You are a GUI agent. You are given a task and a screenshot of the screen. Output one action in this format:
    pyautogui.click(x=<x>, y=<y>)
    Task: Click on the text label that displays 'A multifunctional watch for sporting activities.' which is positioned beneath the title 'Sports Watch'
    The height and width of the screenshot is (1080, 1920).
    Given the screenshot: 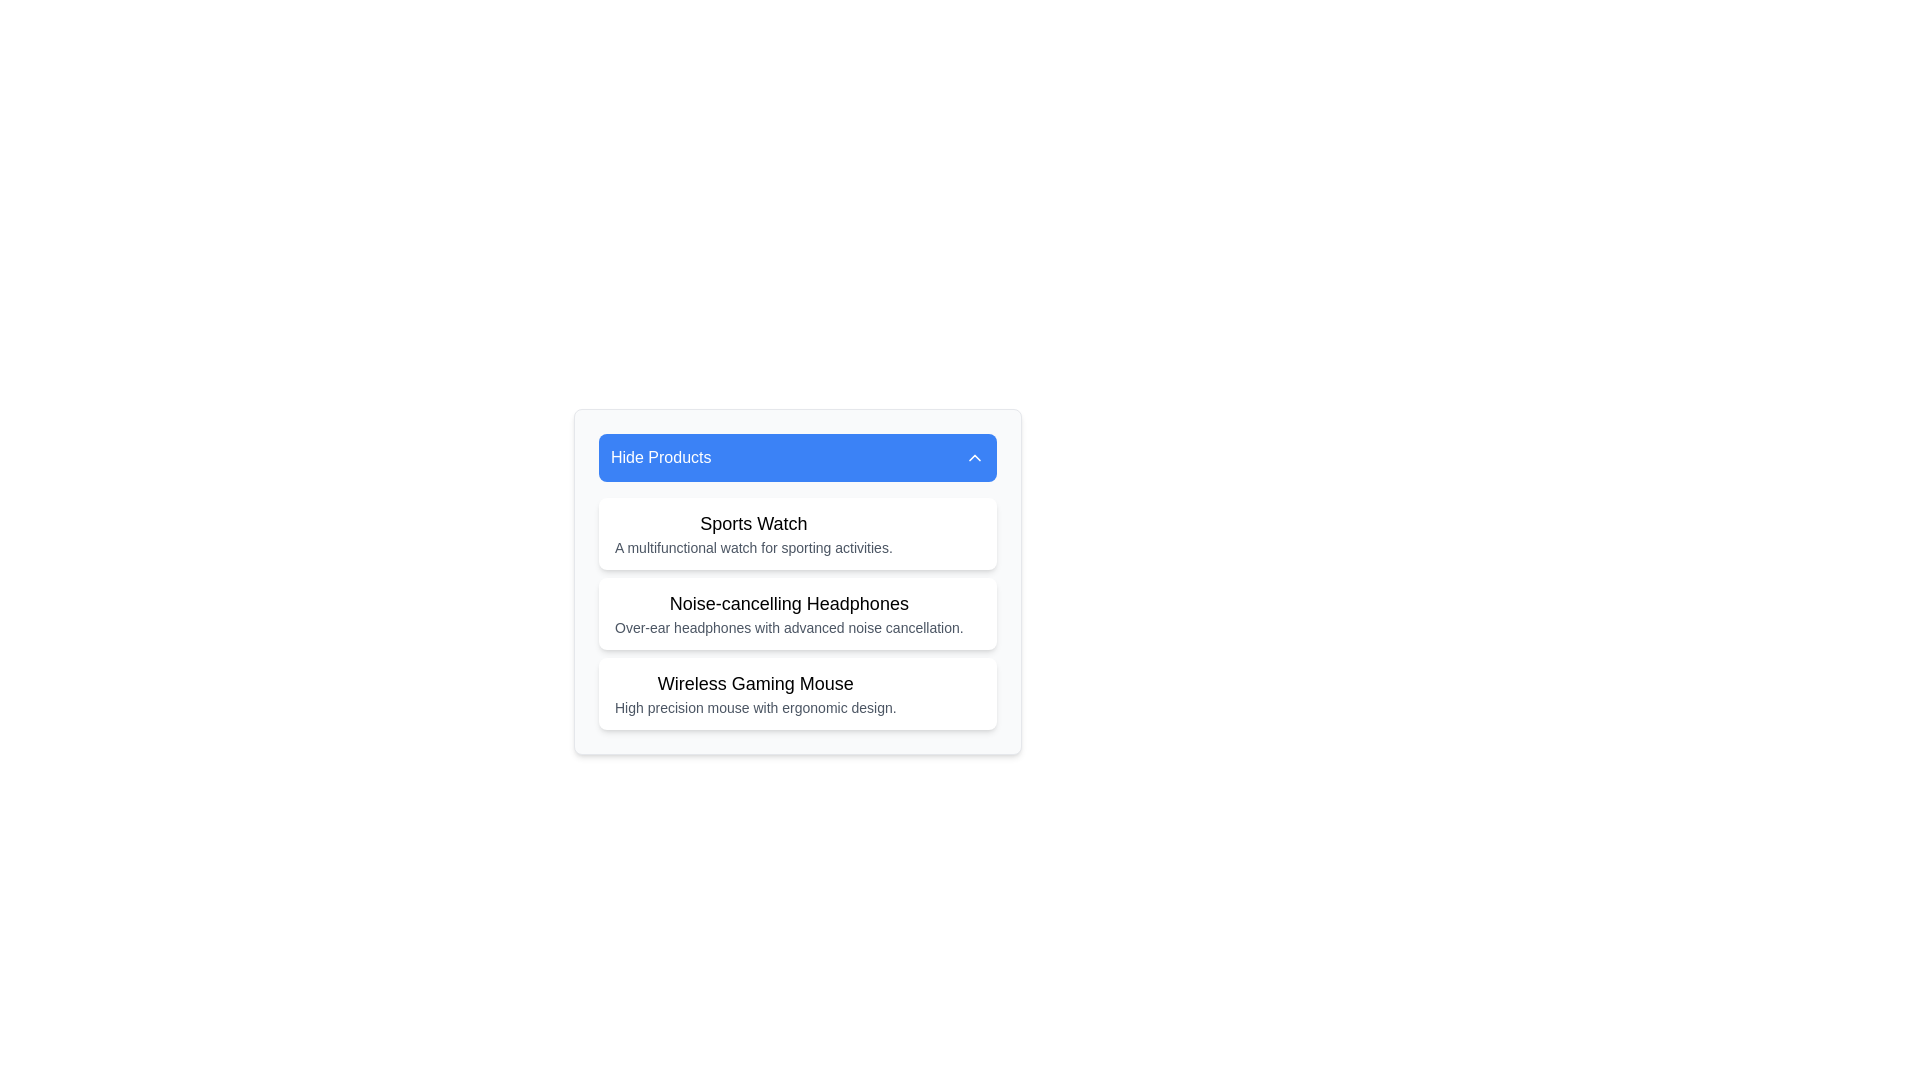 What is the action you would take?
    pyautogui.click(x=752, y=547)
    